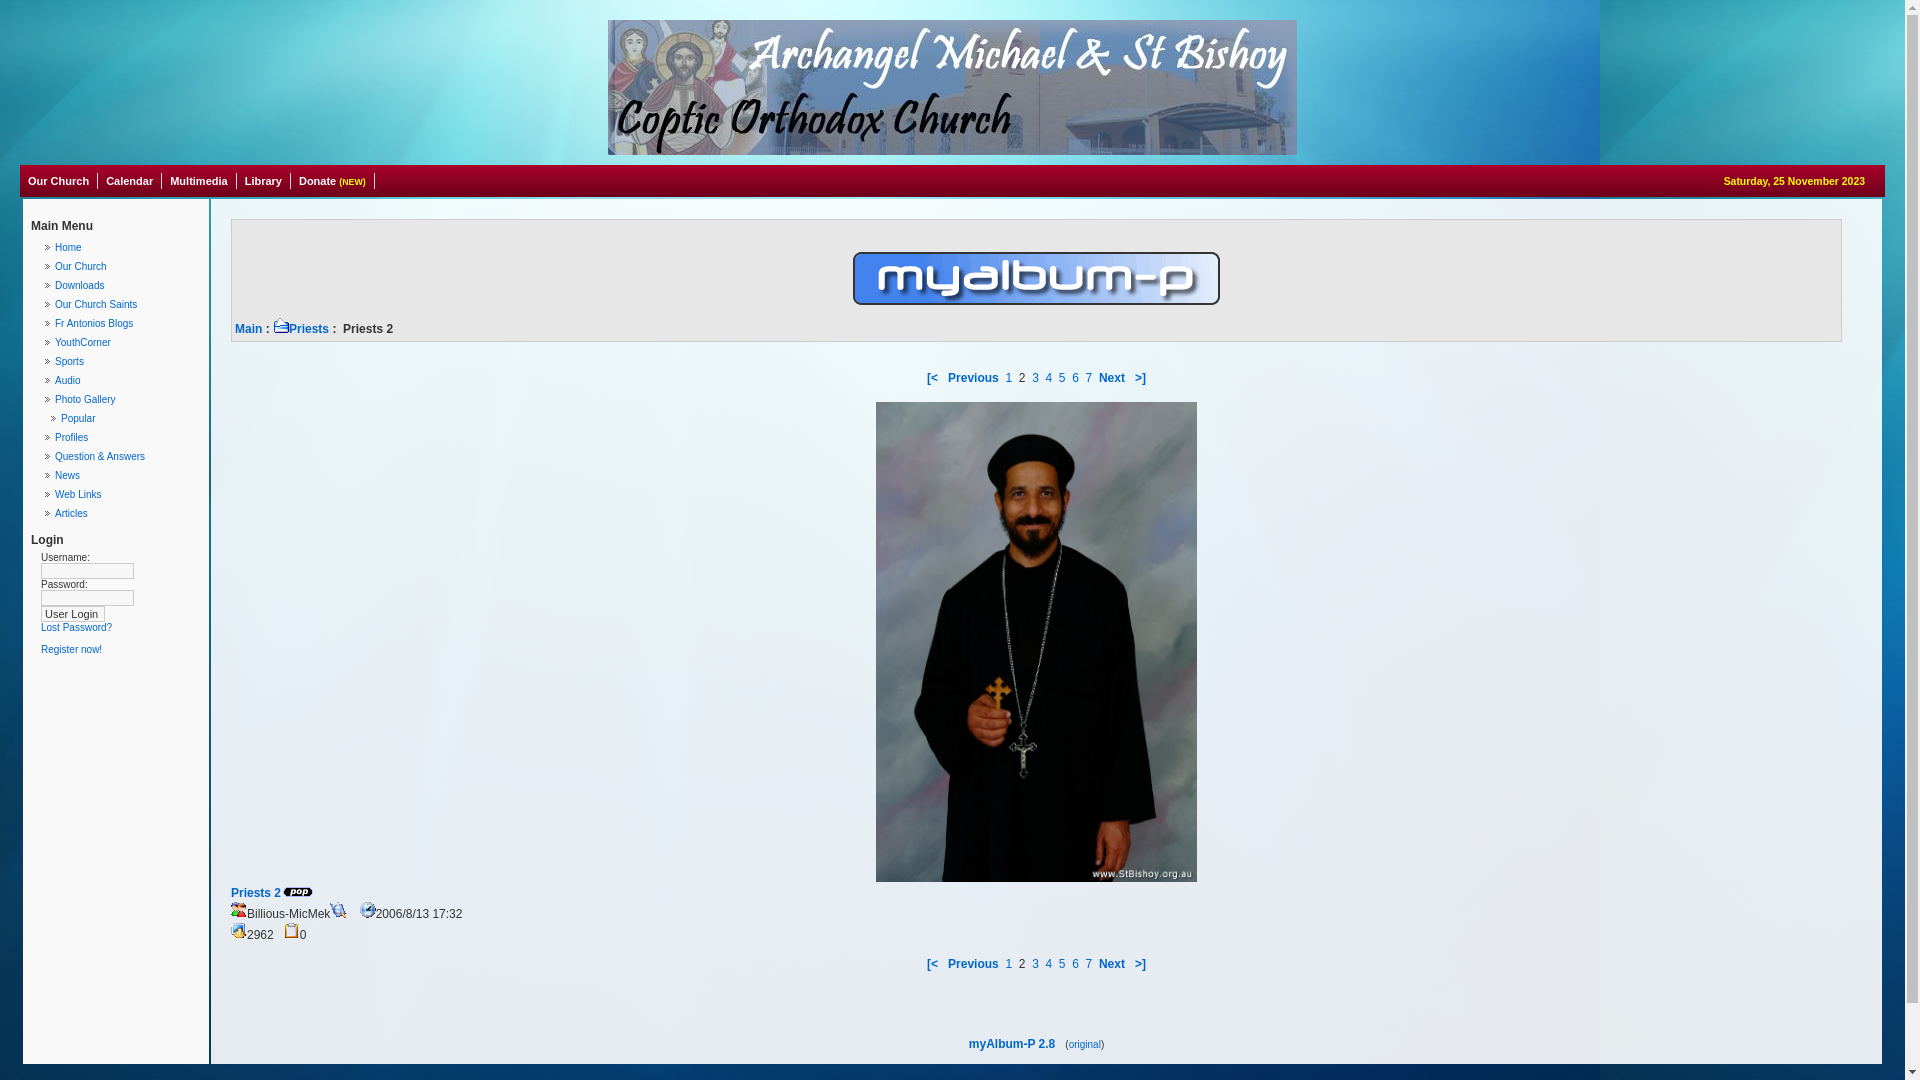 Image resolution: width=1920 pixels, height=1080 pixels. Describe the element at coordinates (1132, 378) in the screenshot. I see `'>]'` at that location.